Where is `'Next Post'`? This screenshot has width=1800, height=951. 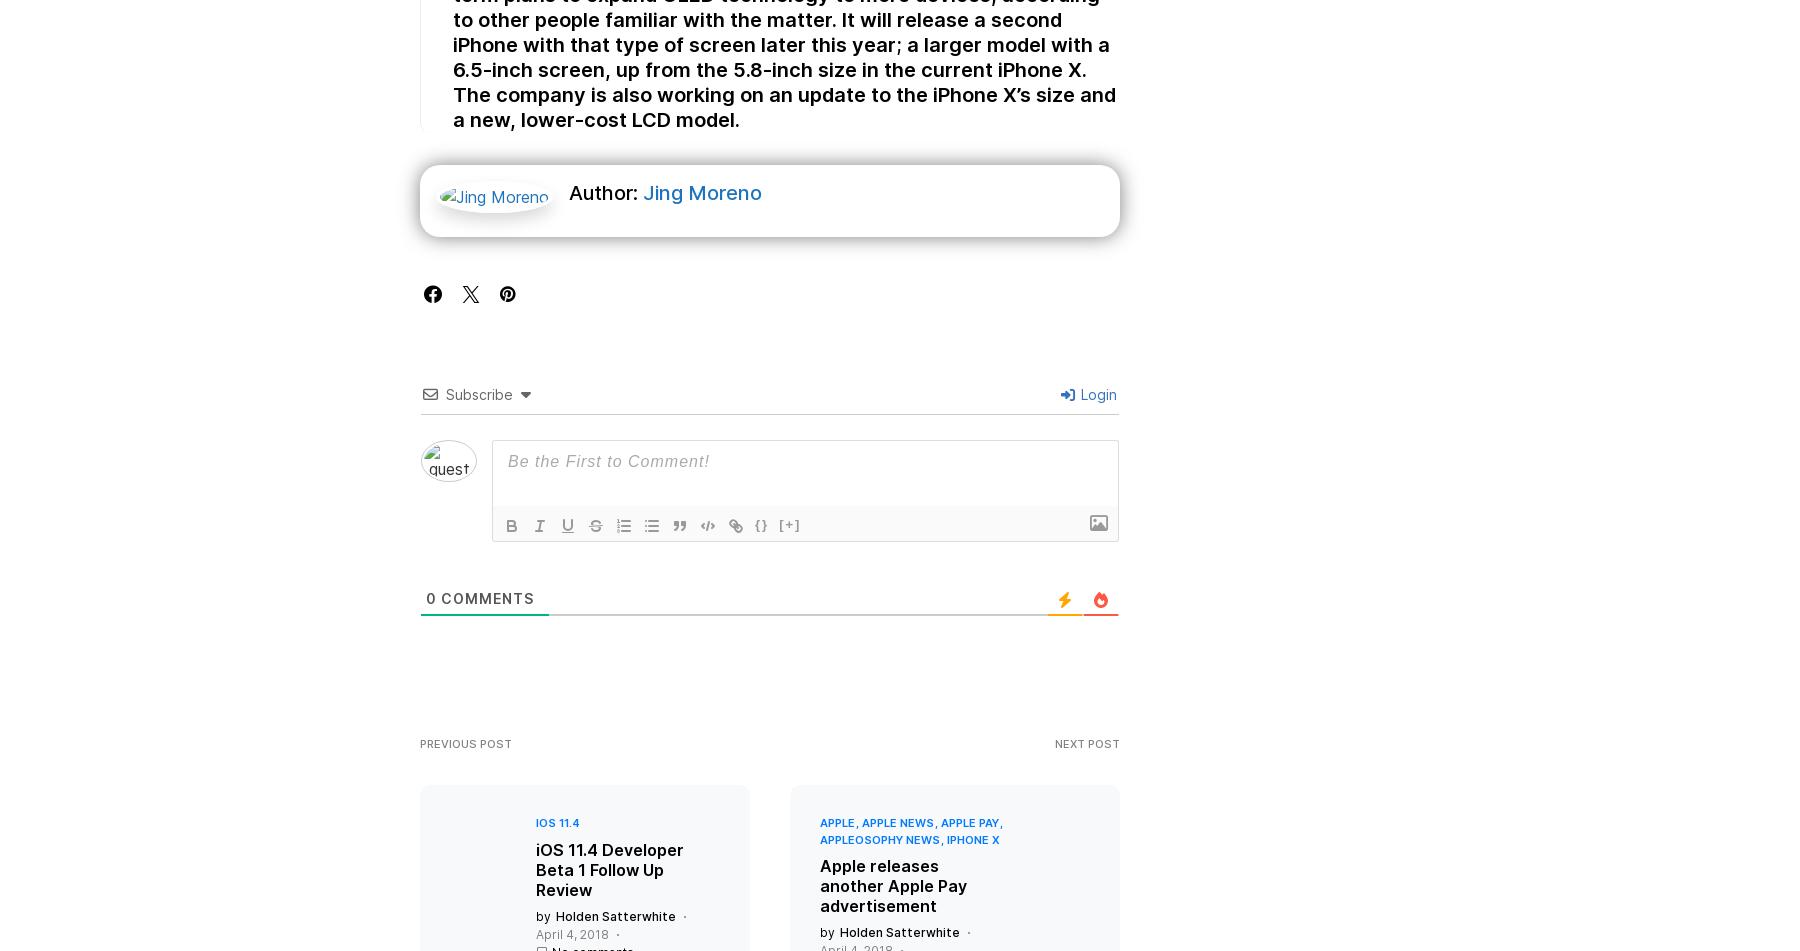
'Next Post' is located at coordinates (1087, 761).